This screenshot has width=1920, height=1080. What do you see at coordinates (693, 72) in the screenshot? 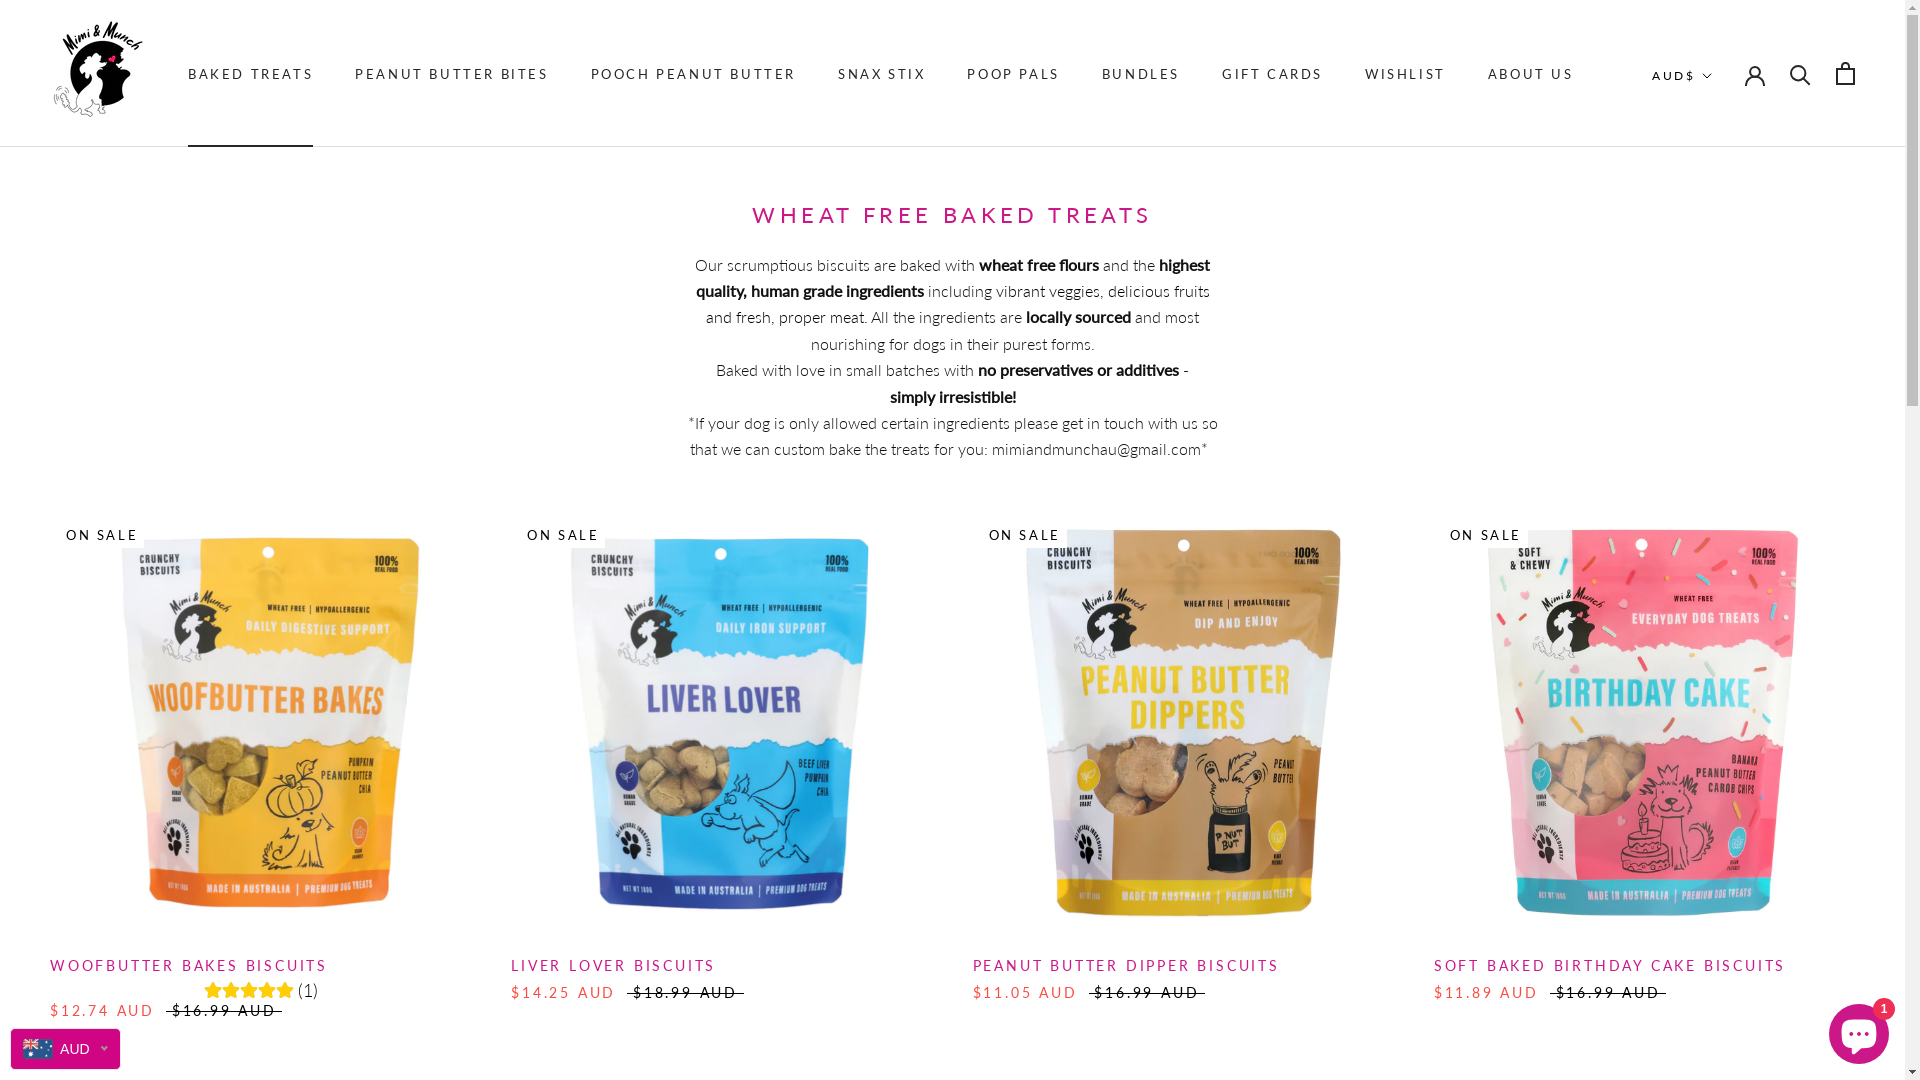
I see `'POOCH PEANUT BUTTER'` at bounding box center [693, 72].